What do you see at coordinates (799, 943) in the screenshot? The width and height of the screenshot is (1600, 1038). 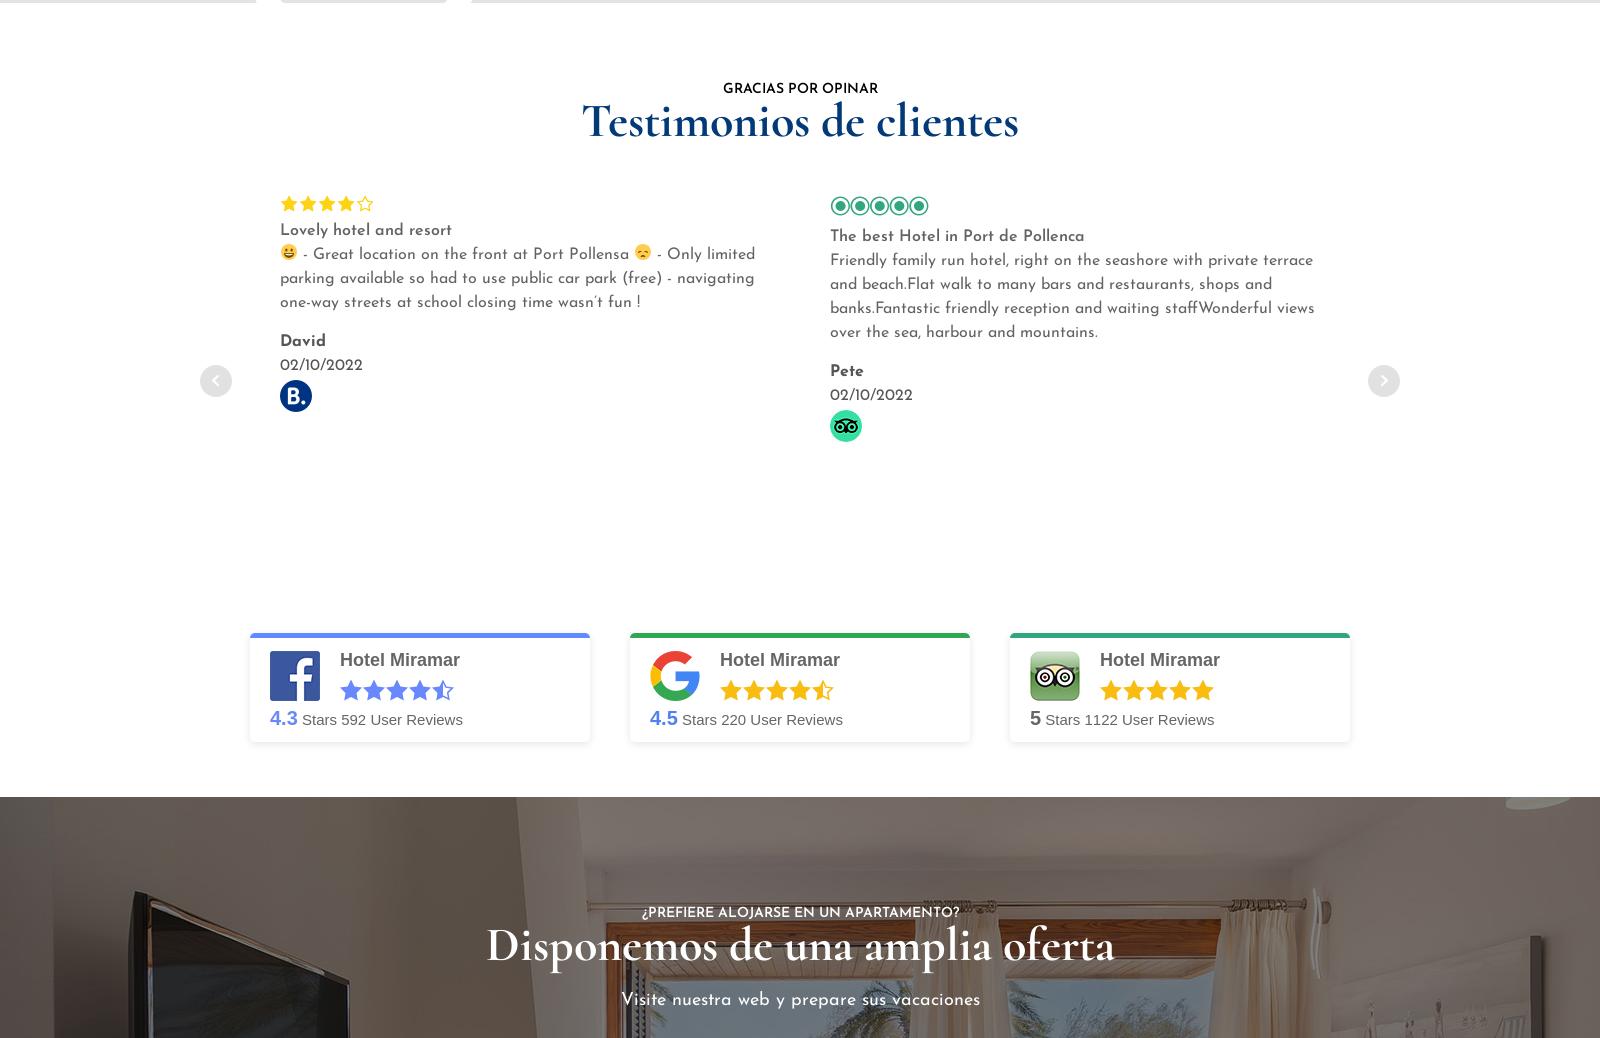 I see `'Disponemos de una amplia oferta'` at bounding box center [799, 943].